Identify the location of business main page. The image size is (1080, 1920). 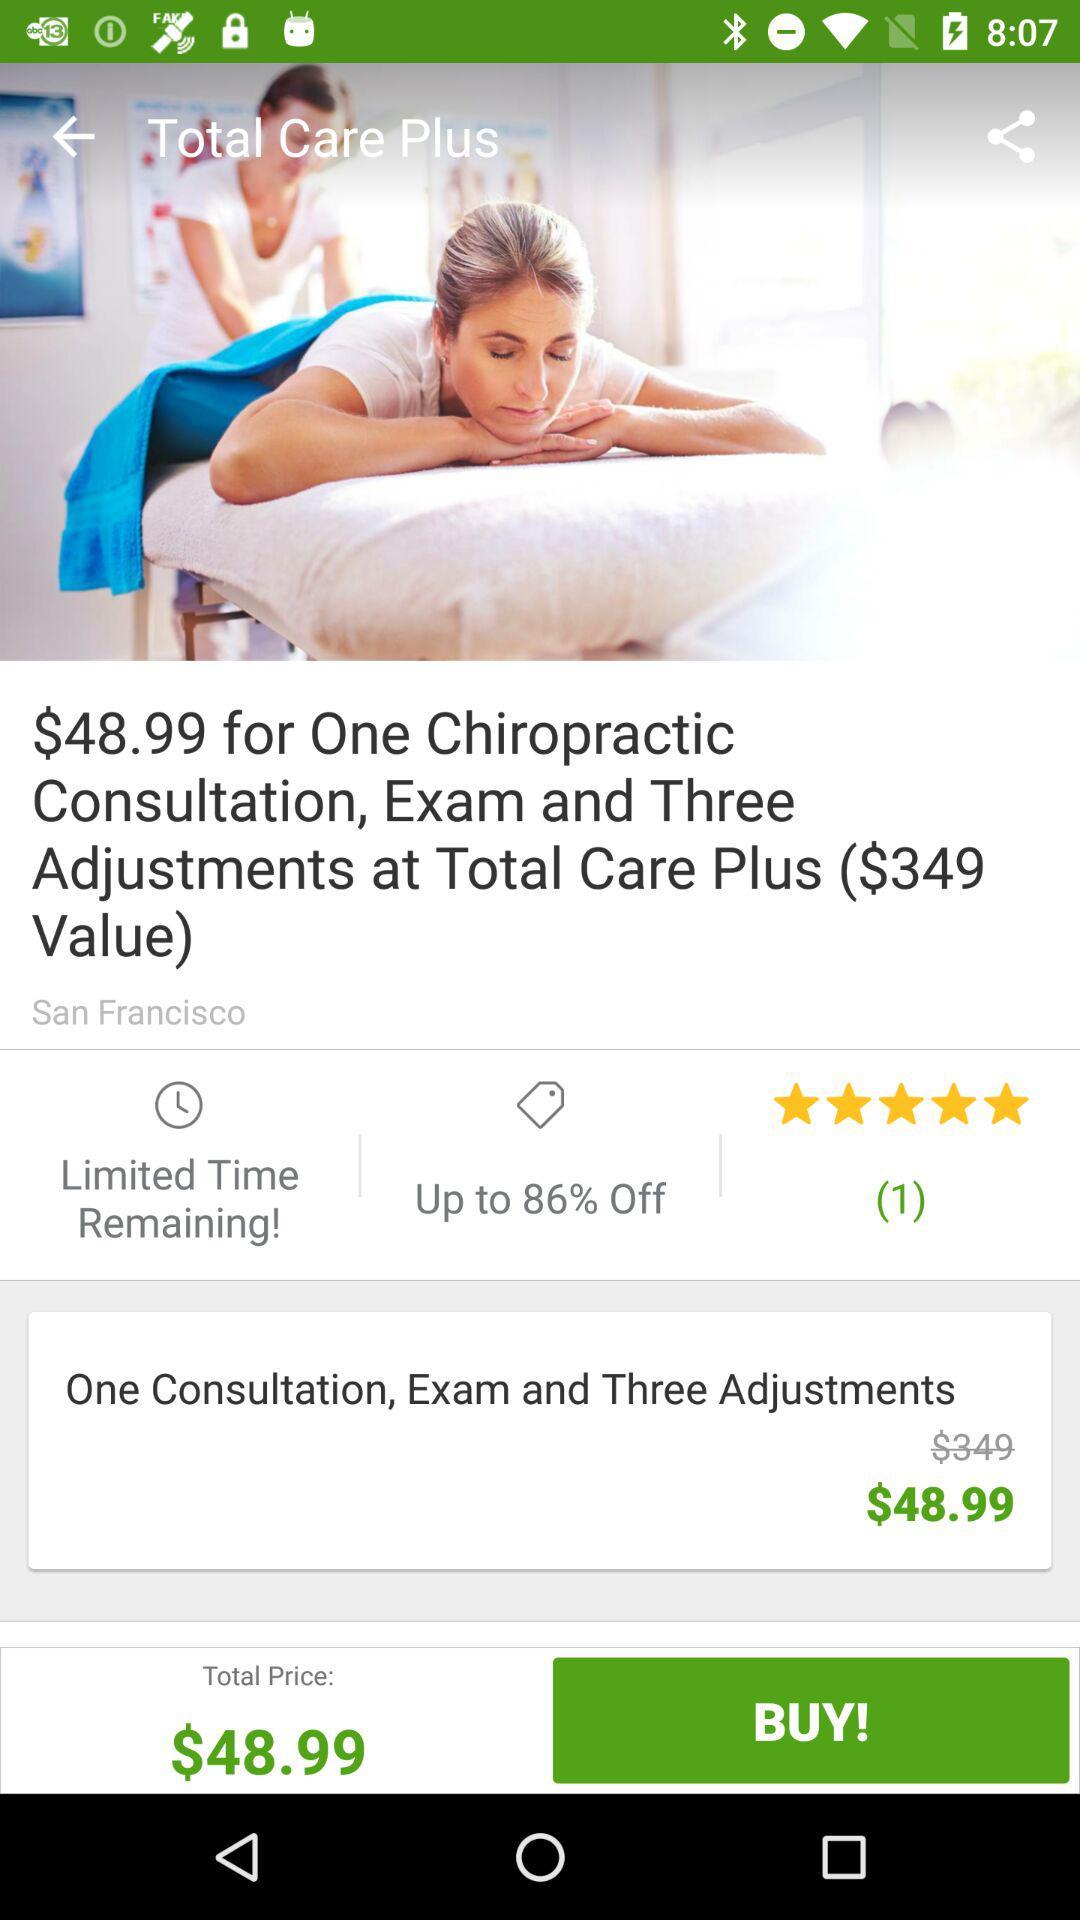
(540, 361).